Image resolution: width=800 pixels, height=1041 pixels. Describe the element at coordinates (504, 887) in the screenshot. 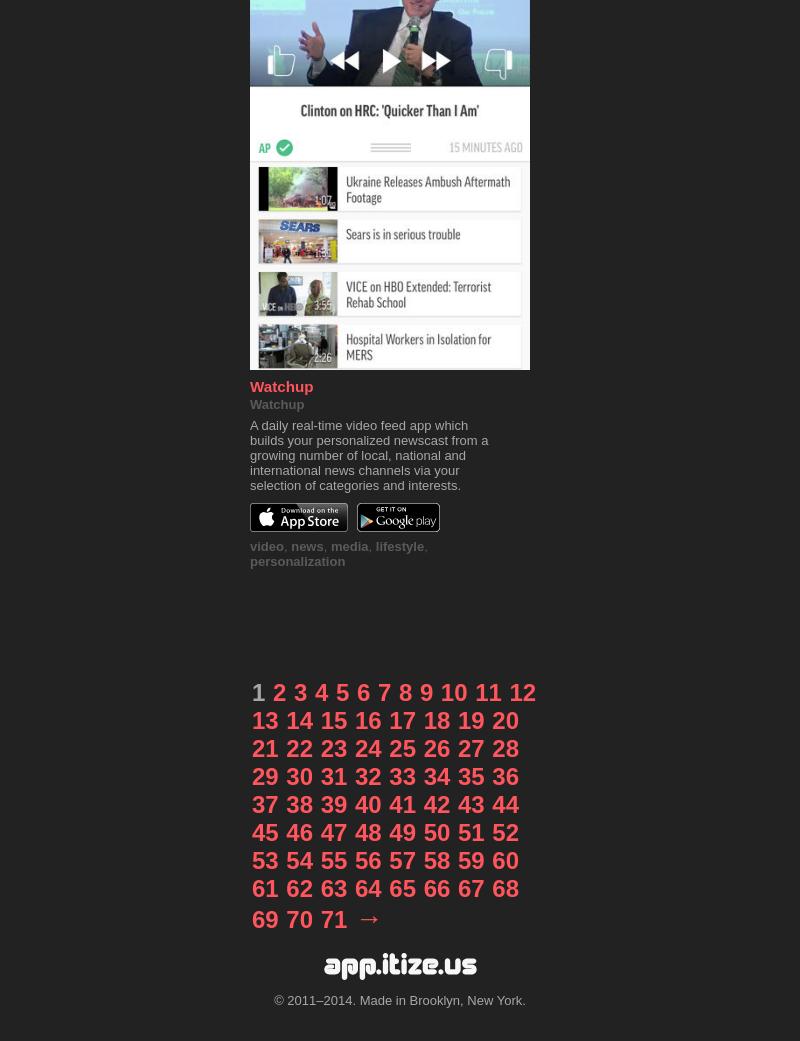

I see `'68'` at that location.